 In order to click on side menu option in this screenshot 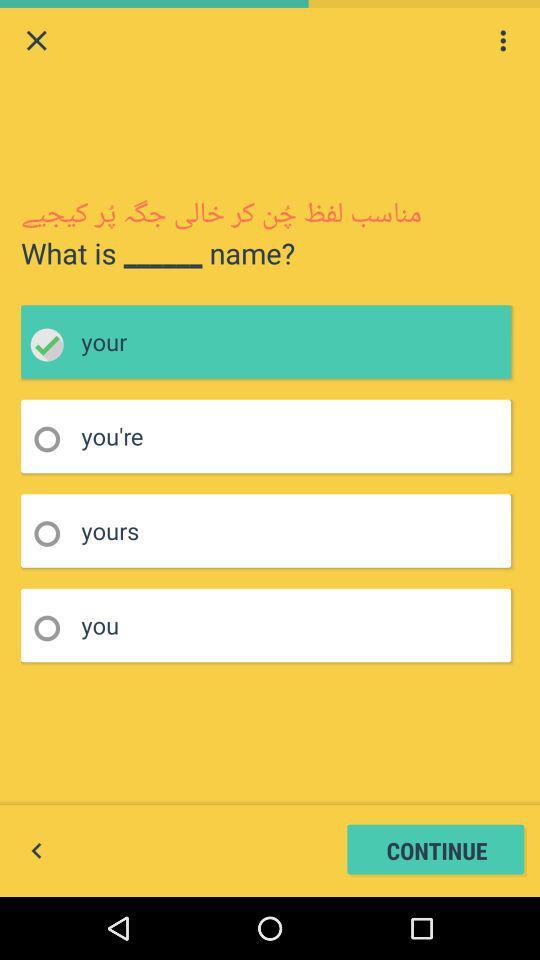, I will do `click(502, 39)`.